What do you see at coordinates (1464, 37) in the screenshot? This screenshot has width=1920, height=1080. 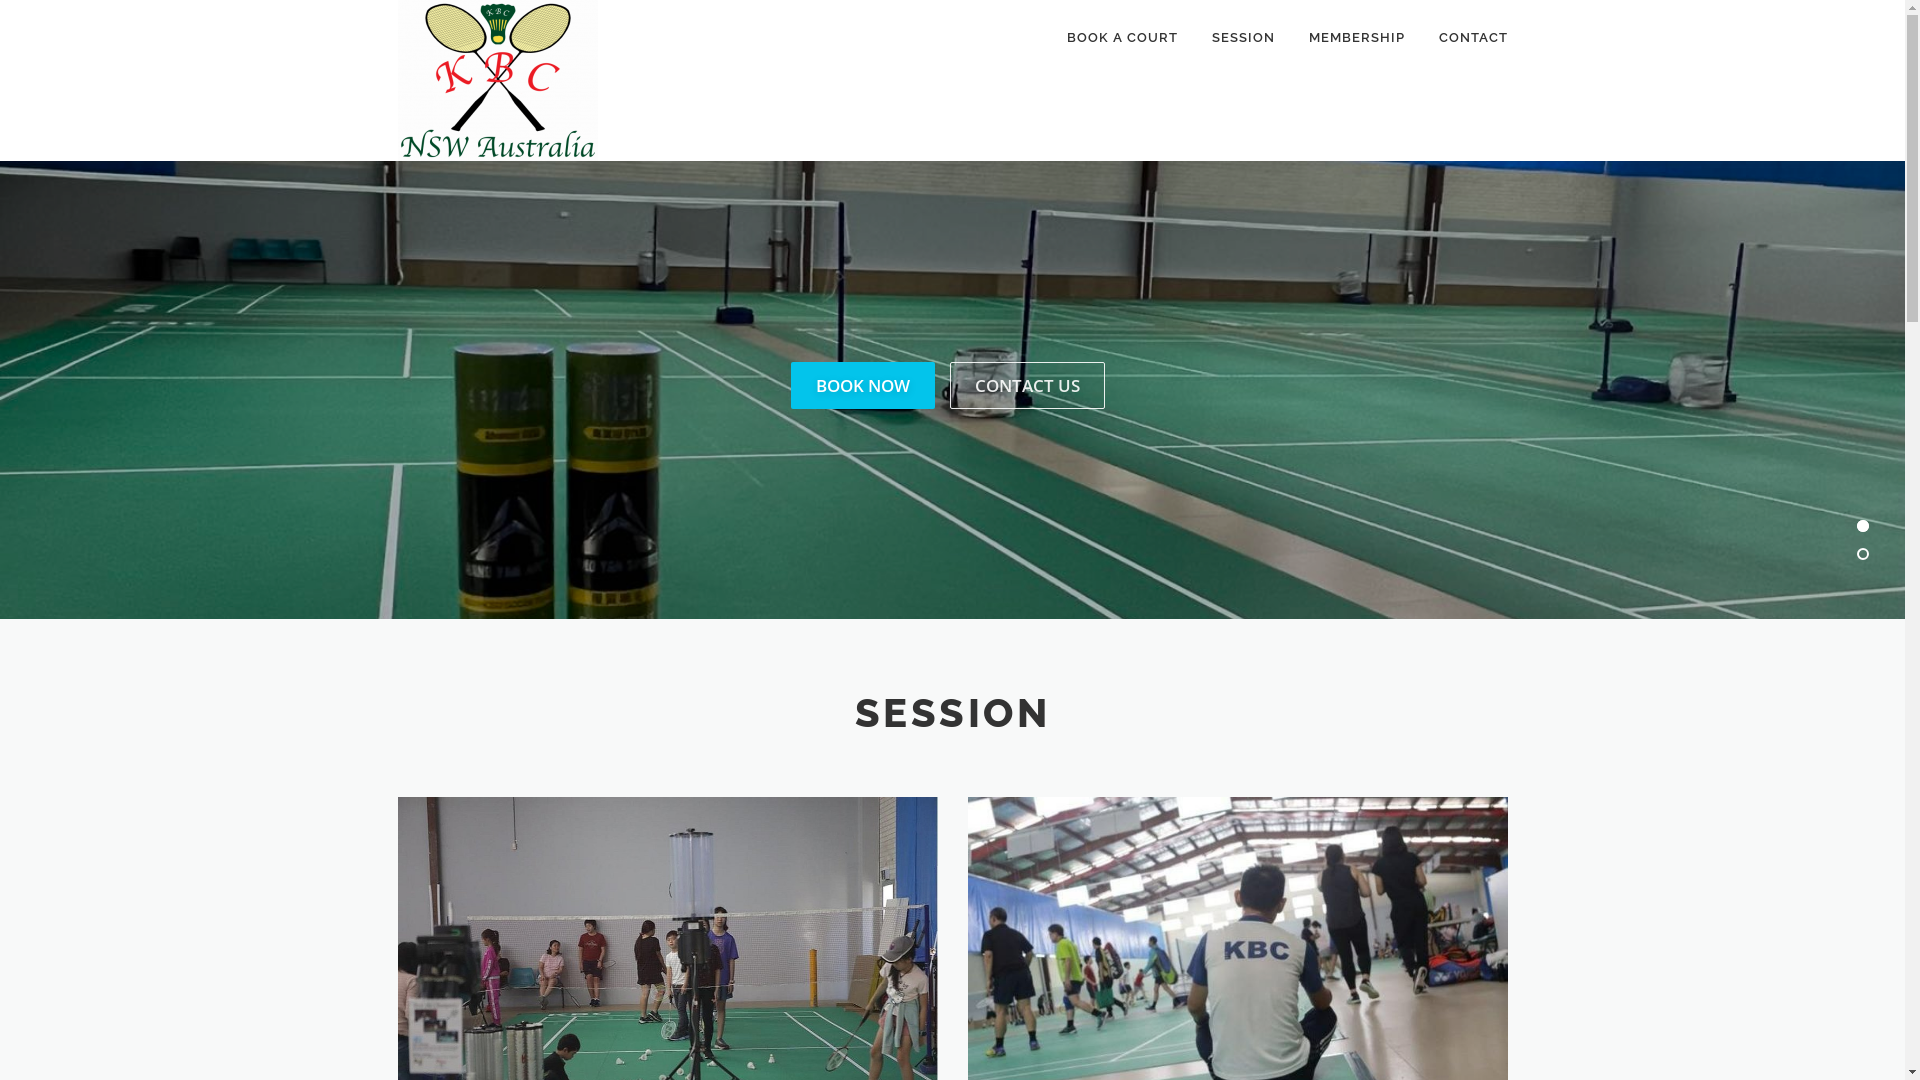 I see `'CONTACT'` at bounding box center [1464, 37].